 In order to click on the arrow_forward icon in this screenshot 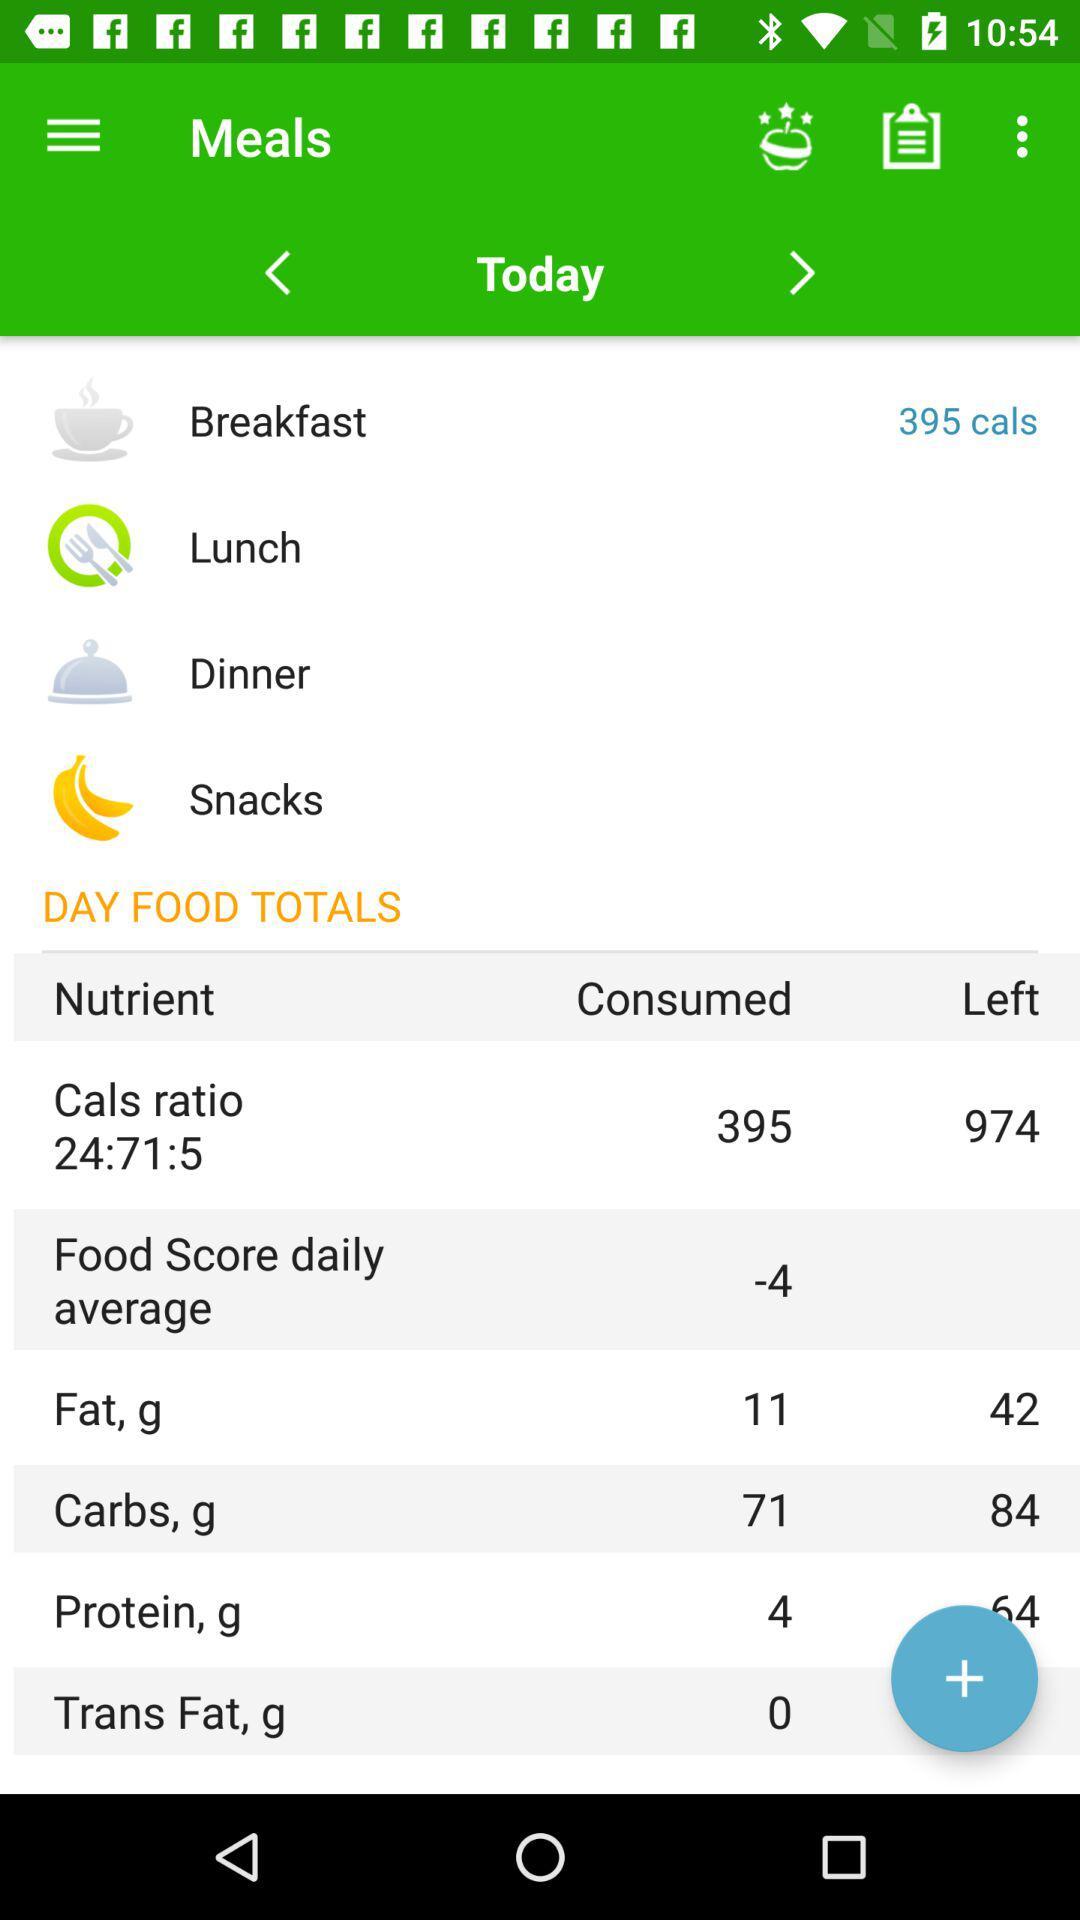, I will do `click(801, 272)`.